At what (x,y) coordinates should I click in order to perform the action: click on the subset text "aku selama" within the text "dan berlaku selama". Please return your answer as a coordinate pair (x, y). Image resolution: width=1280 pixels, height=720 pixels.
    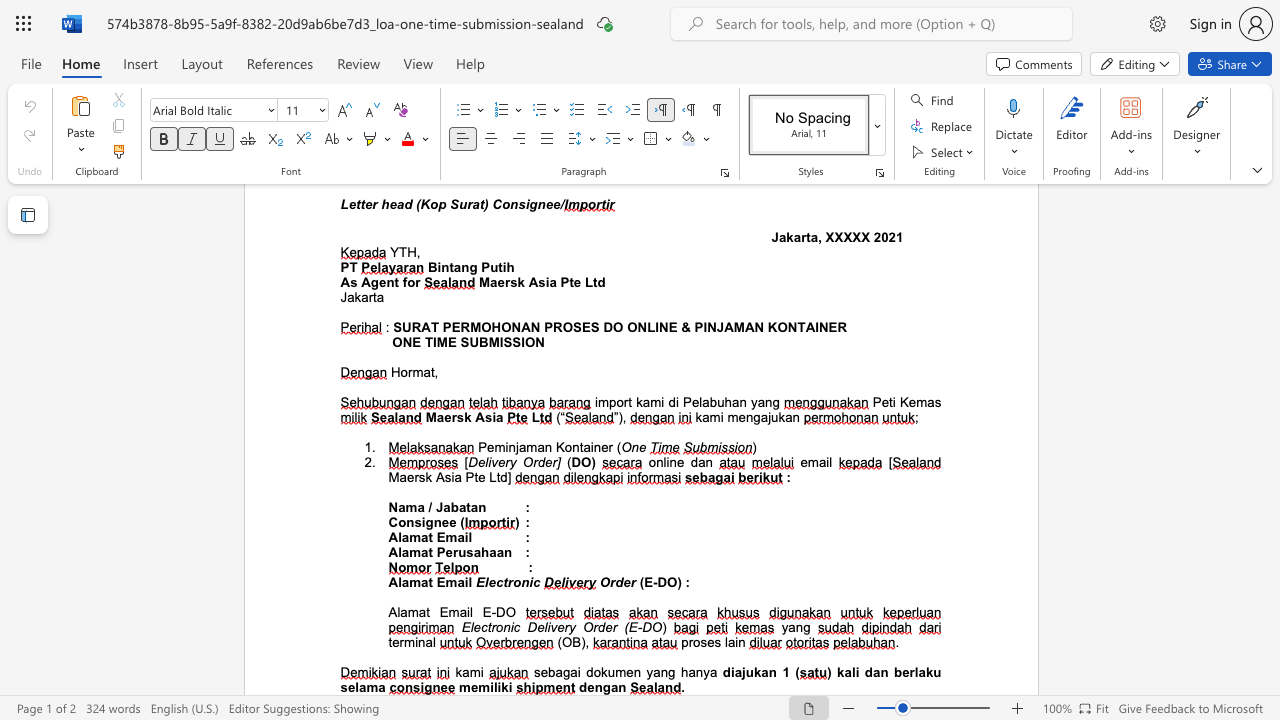
    Looking at the image, I should click on (917, 672).